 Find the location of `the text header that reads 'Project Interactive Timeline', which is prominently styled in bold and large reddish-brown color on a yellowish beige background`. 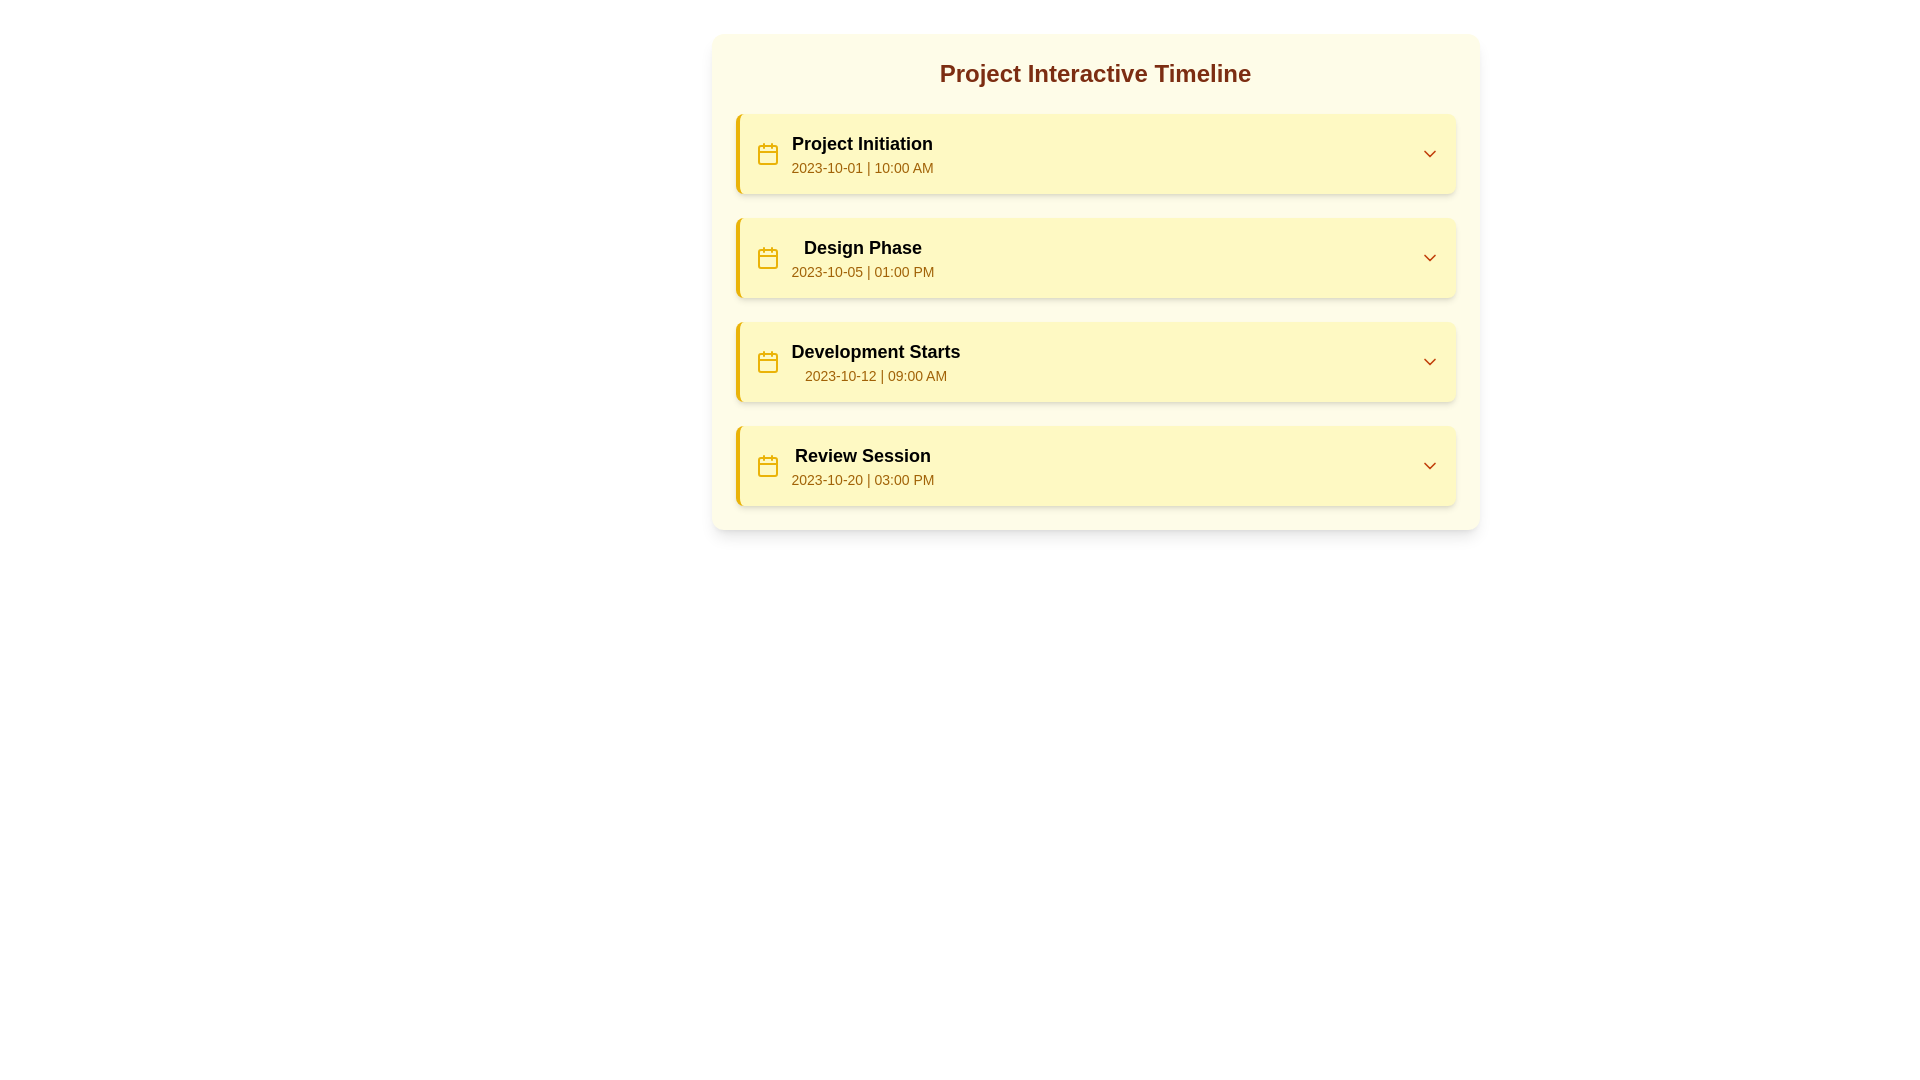

the text header that reads 'Project Interactive Timeline', which is prominently styled in bold and large reddish-brown color on a yellowish beige background is located at coordinates (1094, 72).